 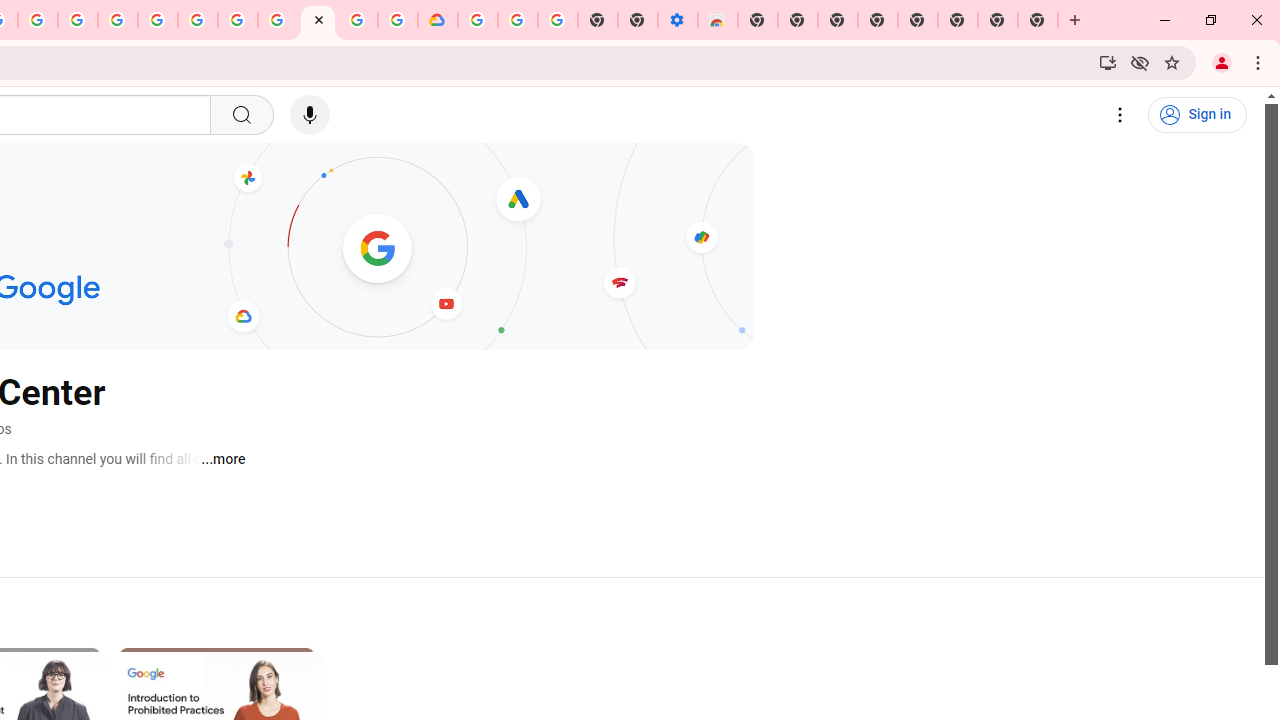 I want to click on 'Search', so click(x=240, y=115).